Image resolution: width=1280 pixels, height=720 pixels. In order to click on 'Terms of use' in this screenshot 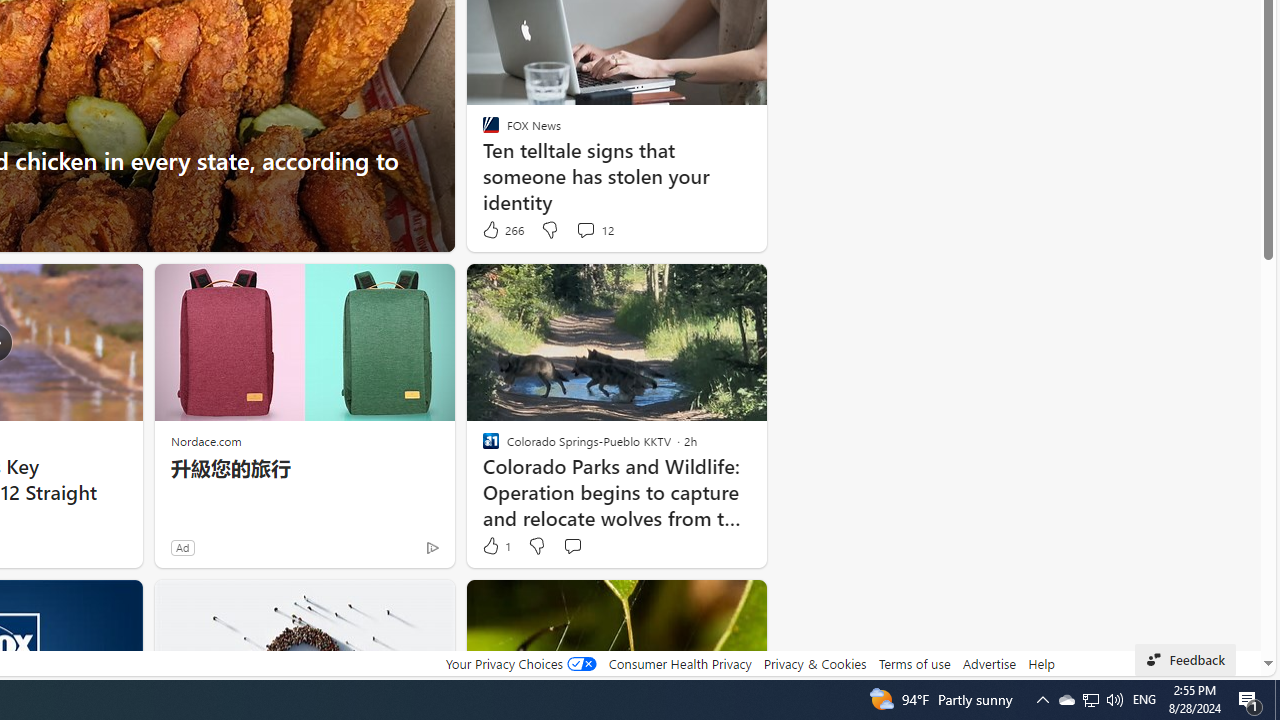, I will do `click(913, 663)`.